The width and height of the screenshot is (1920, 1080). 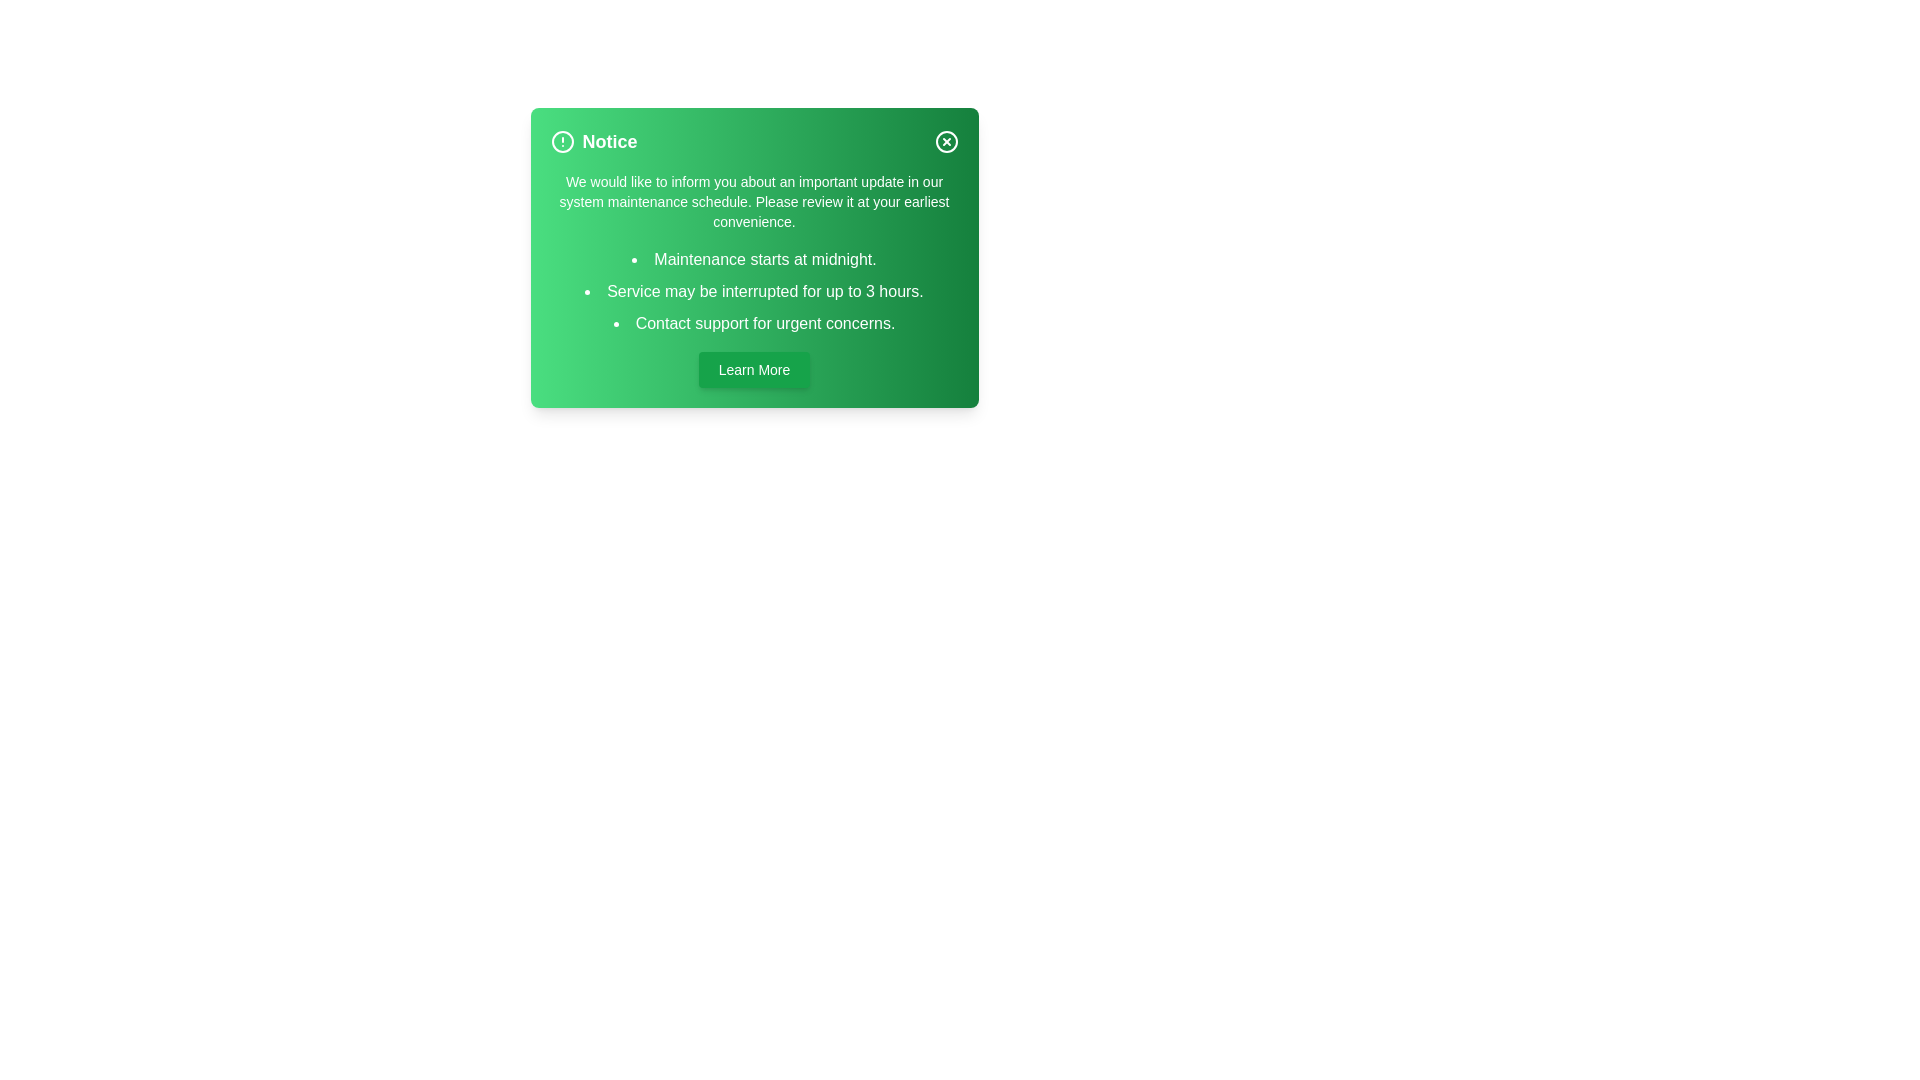 What do you see at coordinates (945, 141) in the screenshot?
I see `the circular close button with an 'X' inside, located in the top-right corner of the green notification box labeled 'Notice'` at bounding box center [945, 141].